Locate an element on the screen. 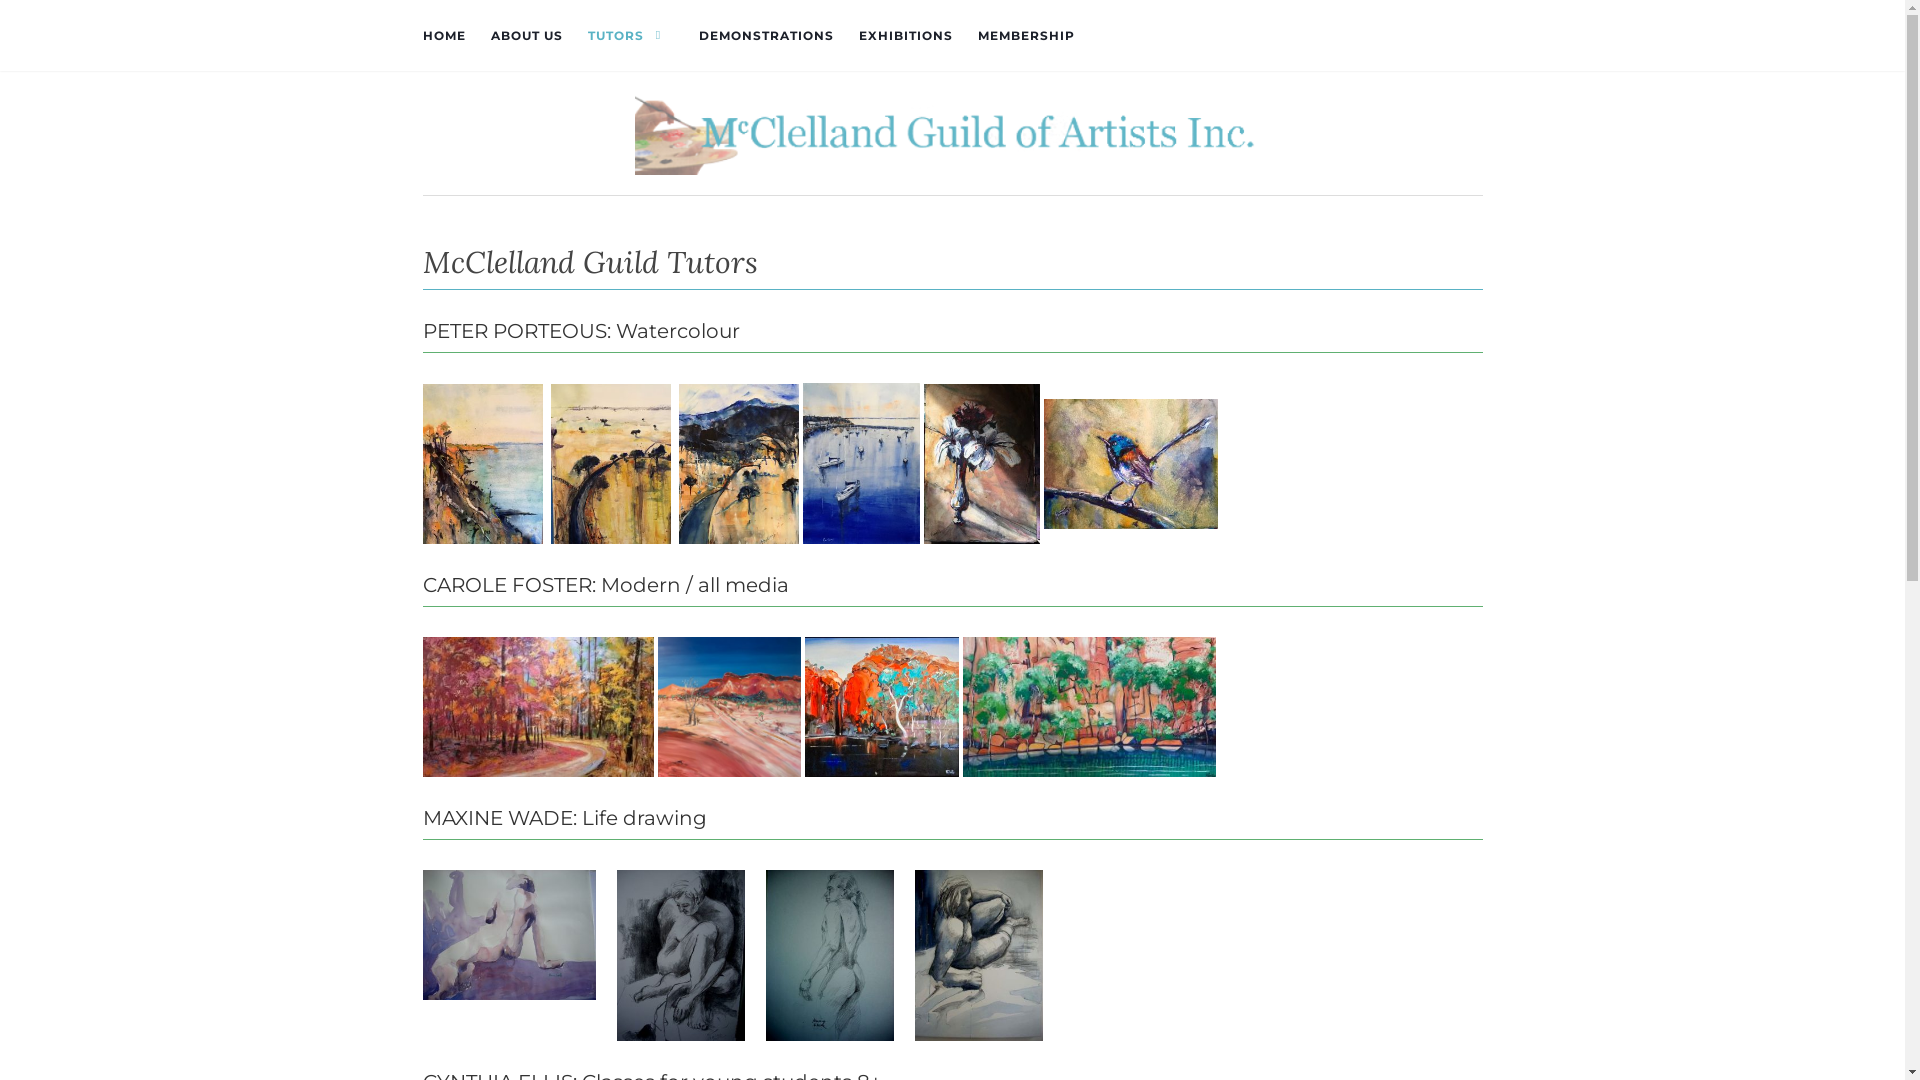  'ABOUT US' is located at coordinates (526, 35).